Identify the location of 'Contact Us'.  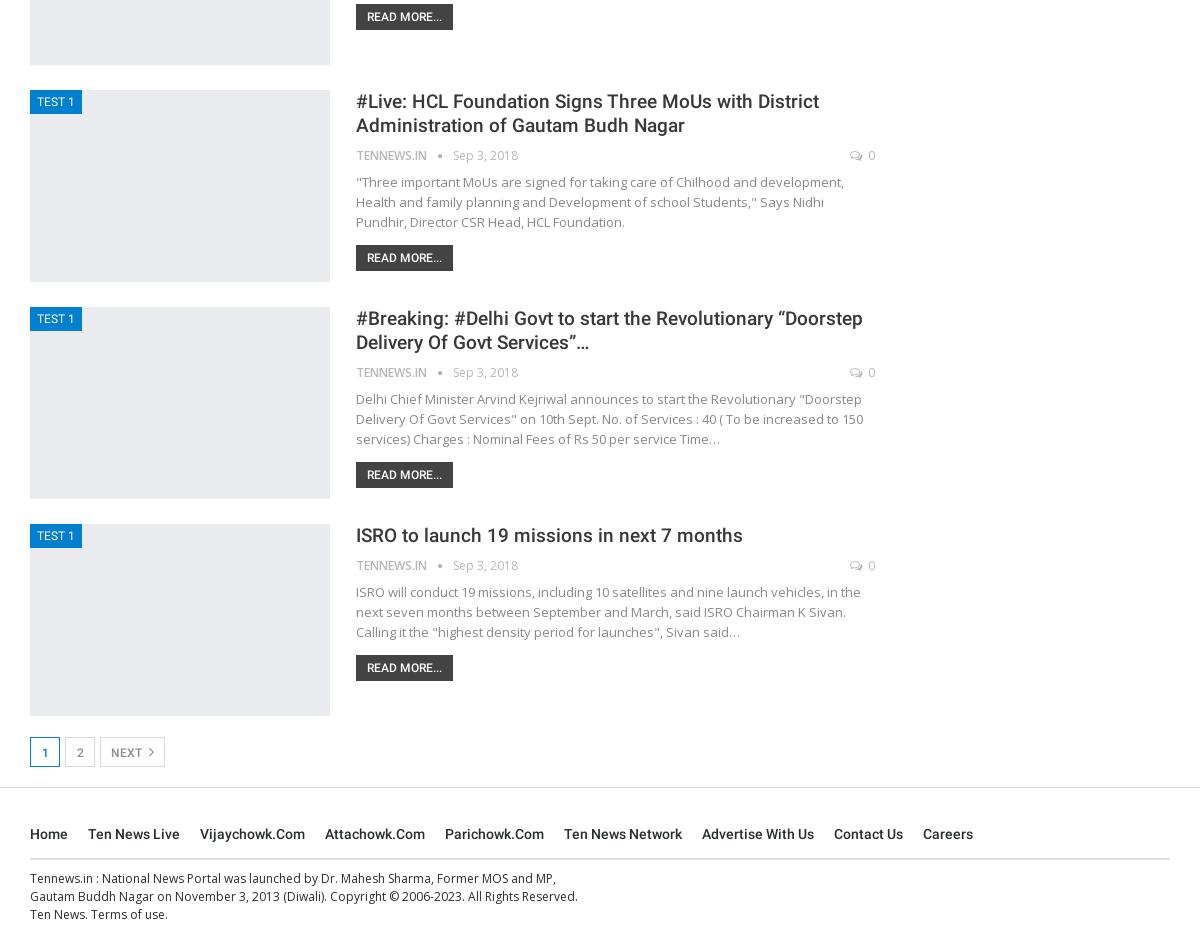
(867, 832).